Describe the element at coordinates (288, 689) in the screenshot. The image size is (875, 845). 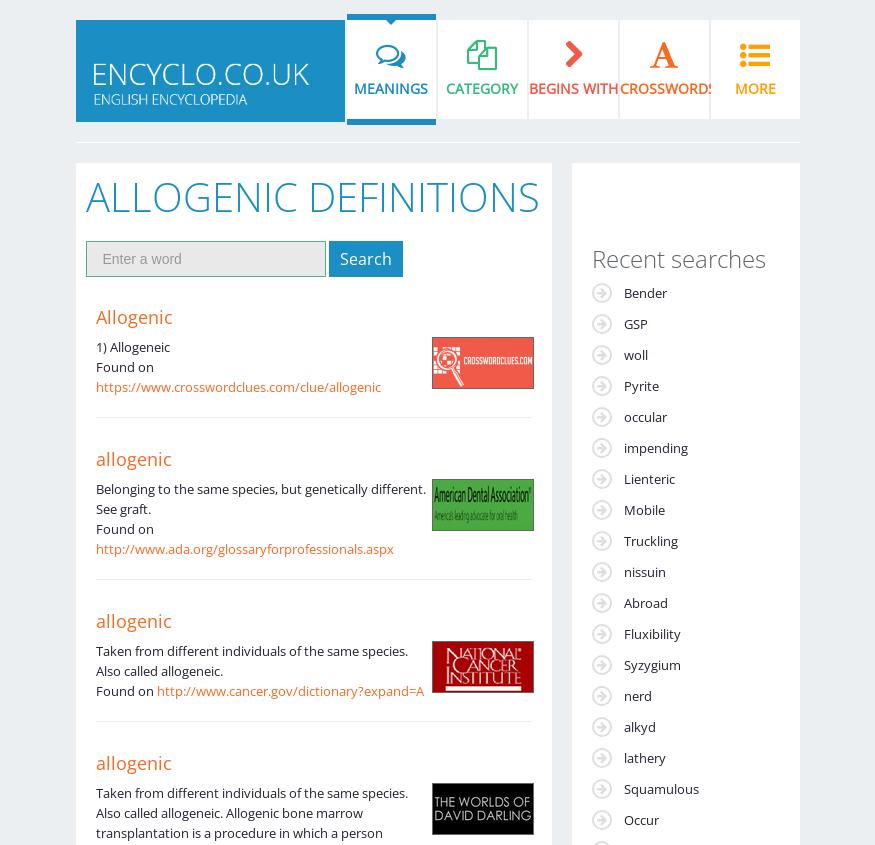
I see `'http://www.cancer.gov/dictionary?expand=A'` at that location.